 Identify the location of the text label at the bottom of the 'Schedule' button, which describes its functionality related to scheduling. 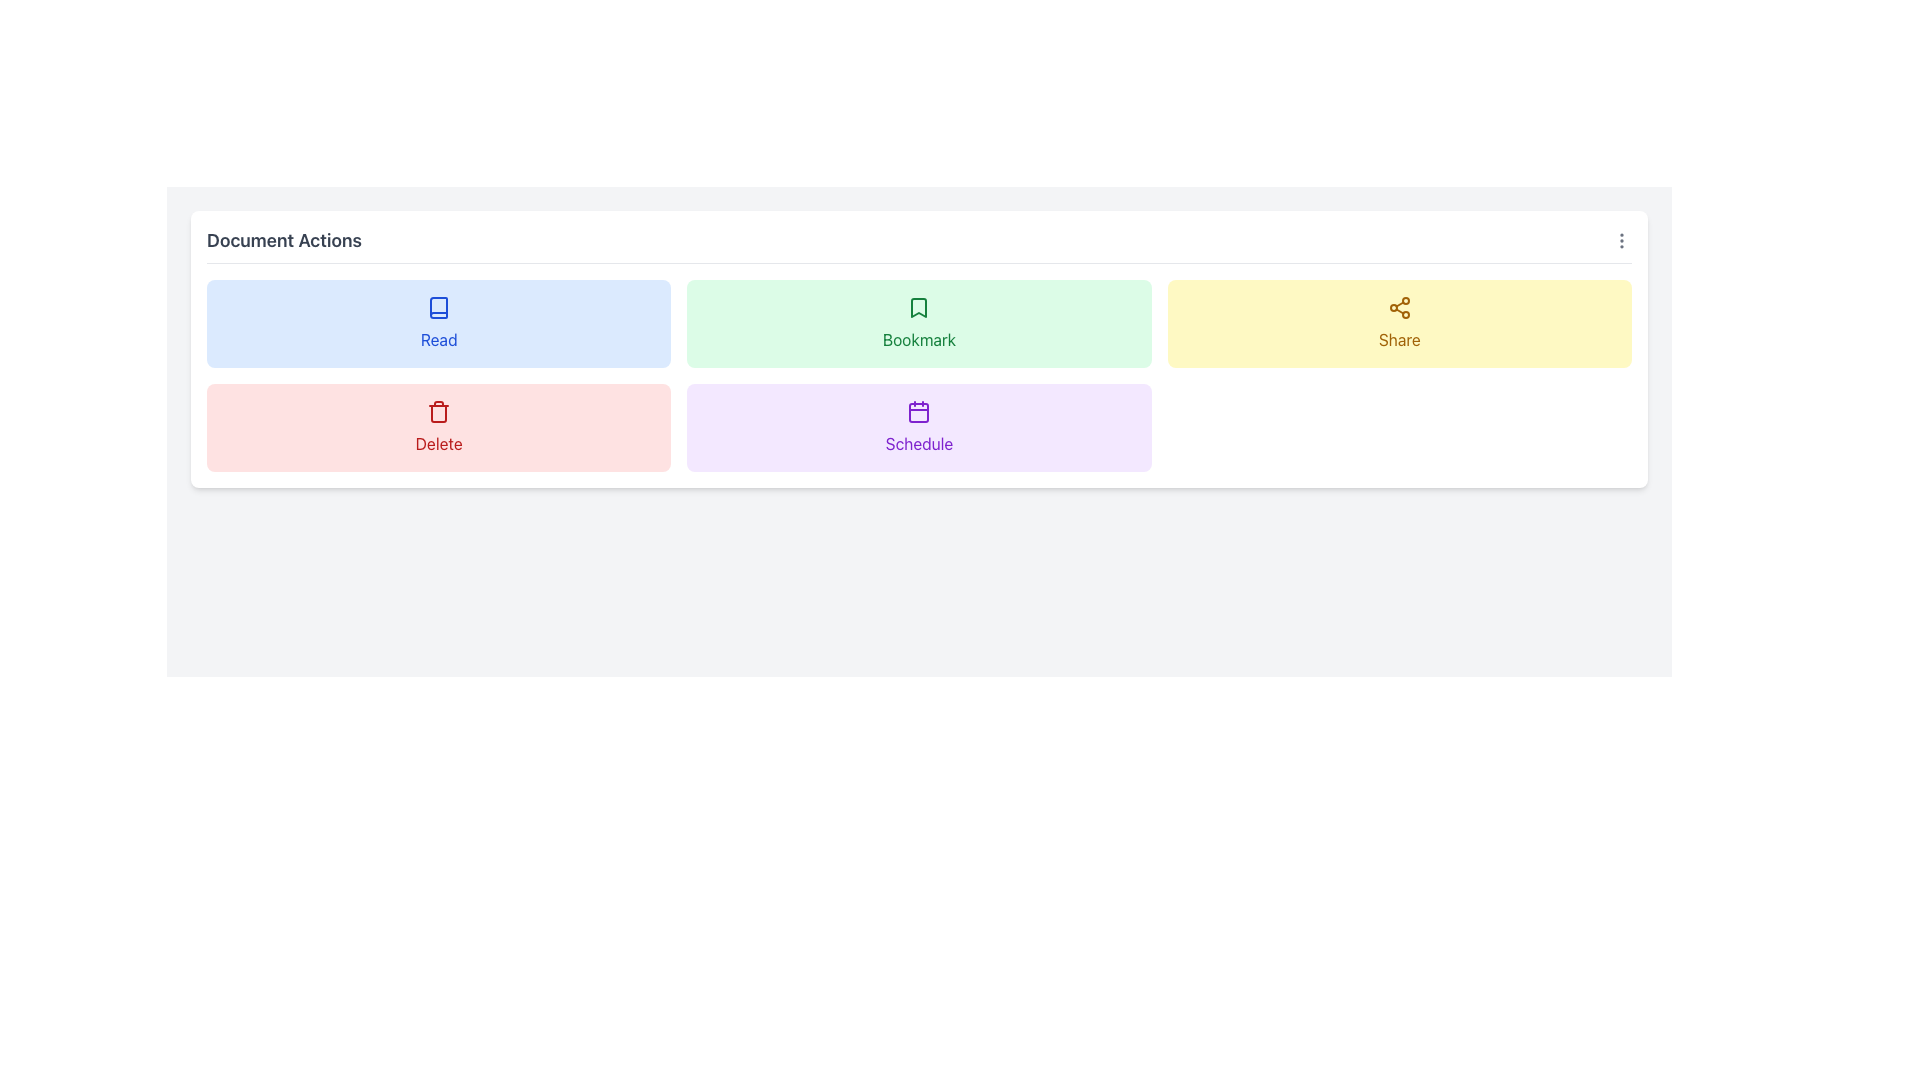
(918, 442).